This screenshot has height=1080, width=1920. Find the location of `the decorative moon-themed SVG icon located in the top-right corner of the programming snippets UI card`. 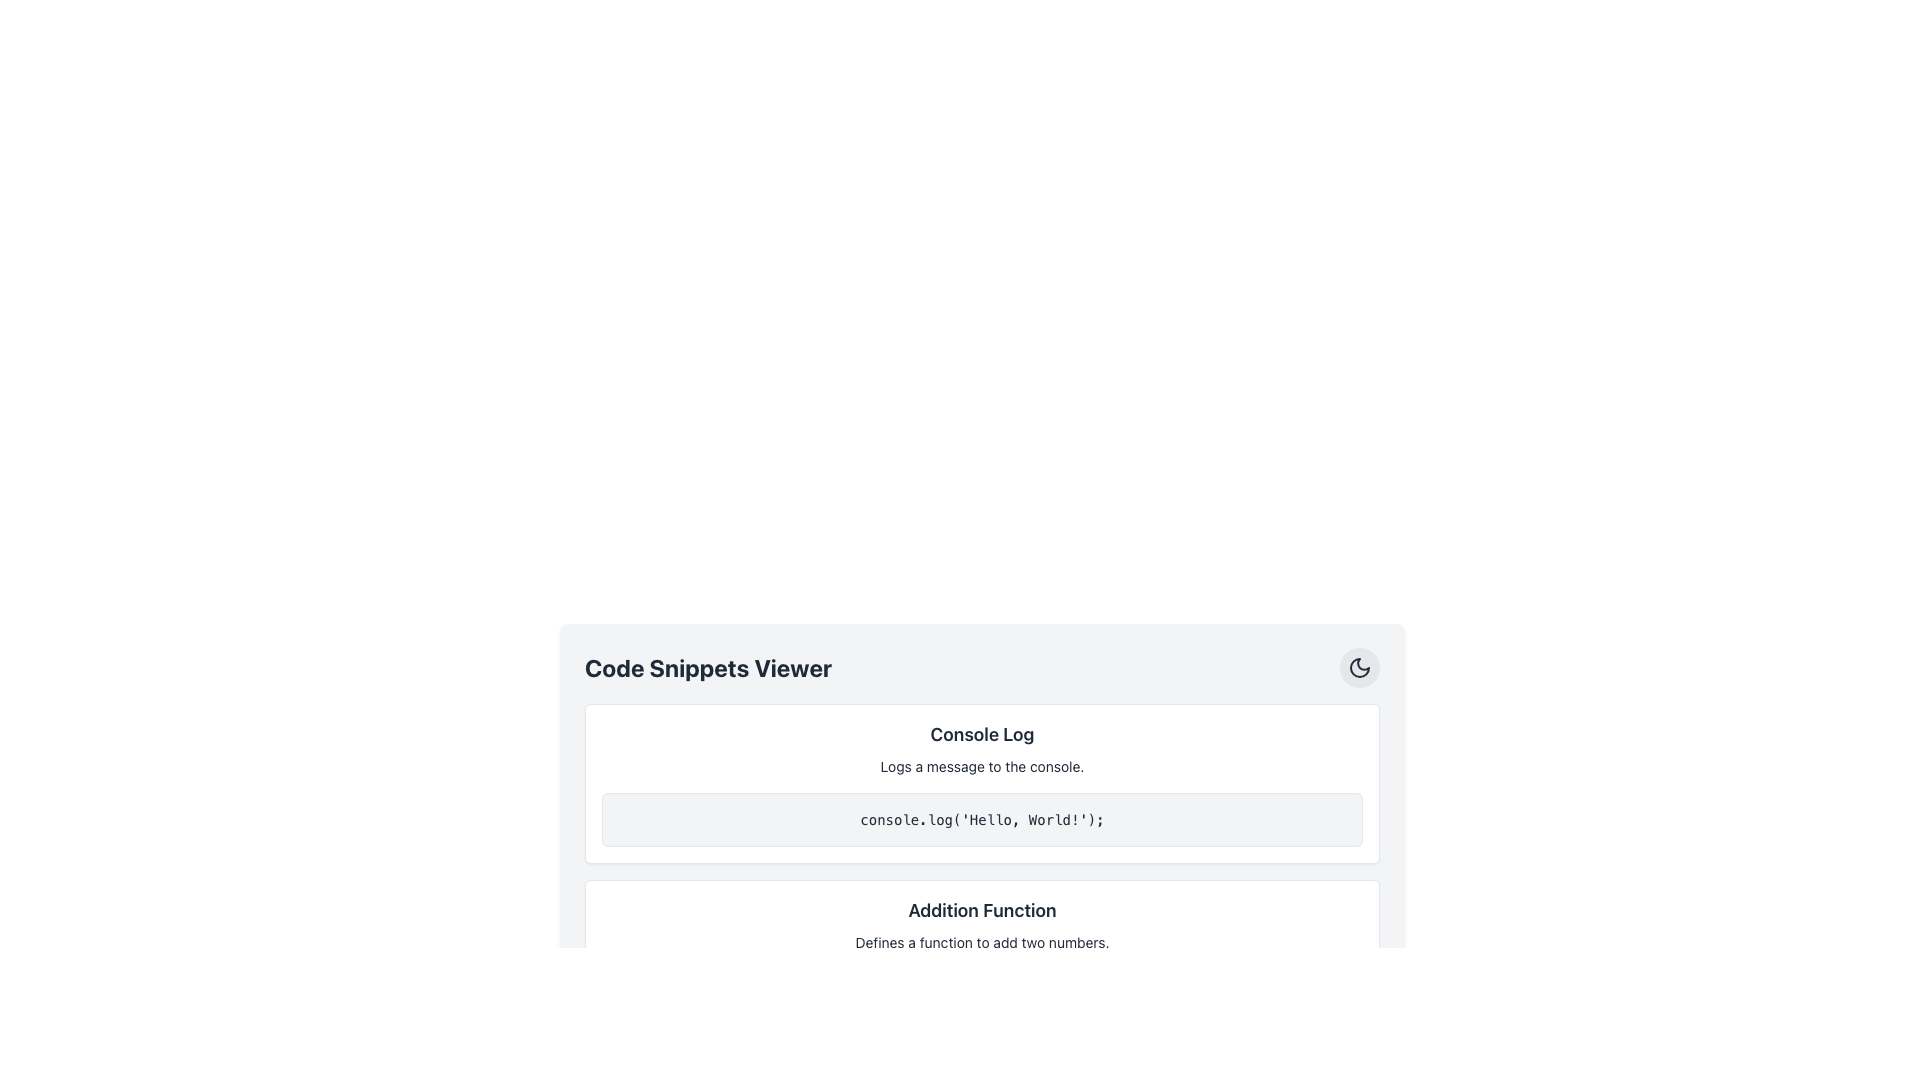

the decorative moon-themed SVG icon located in the top-right corner of the programming snippets UI card is located at coordinates (1359, 667).